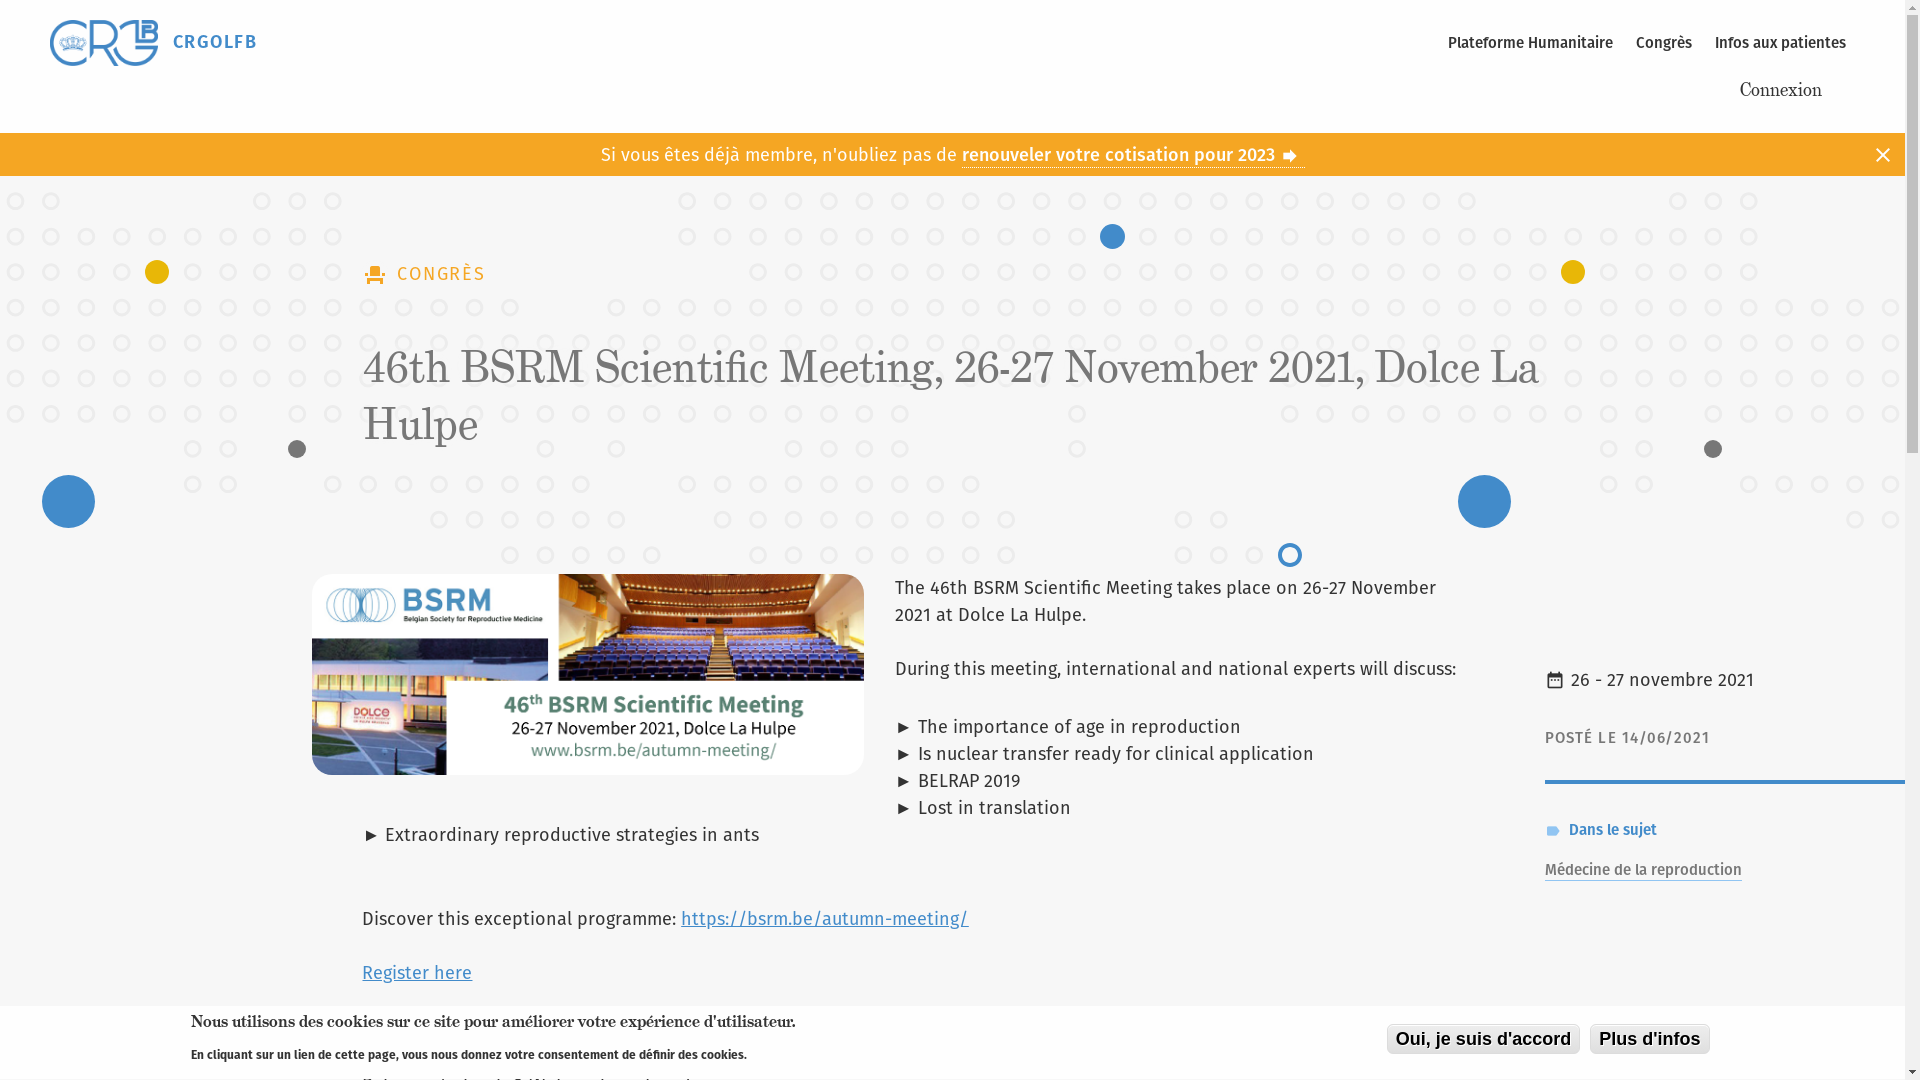 This screenshot has height=1080, width=1920. I want to click on 'https://bsrm.be/autumn-meeting/', so click(824, 918).